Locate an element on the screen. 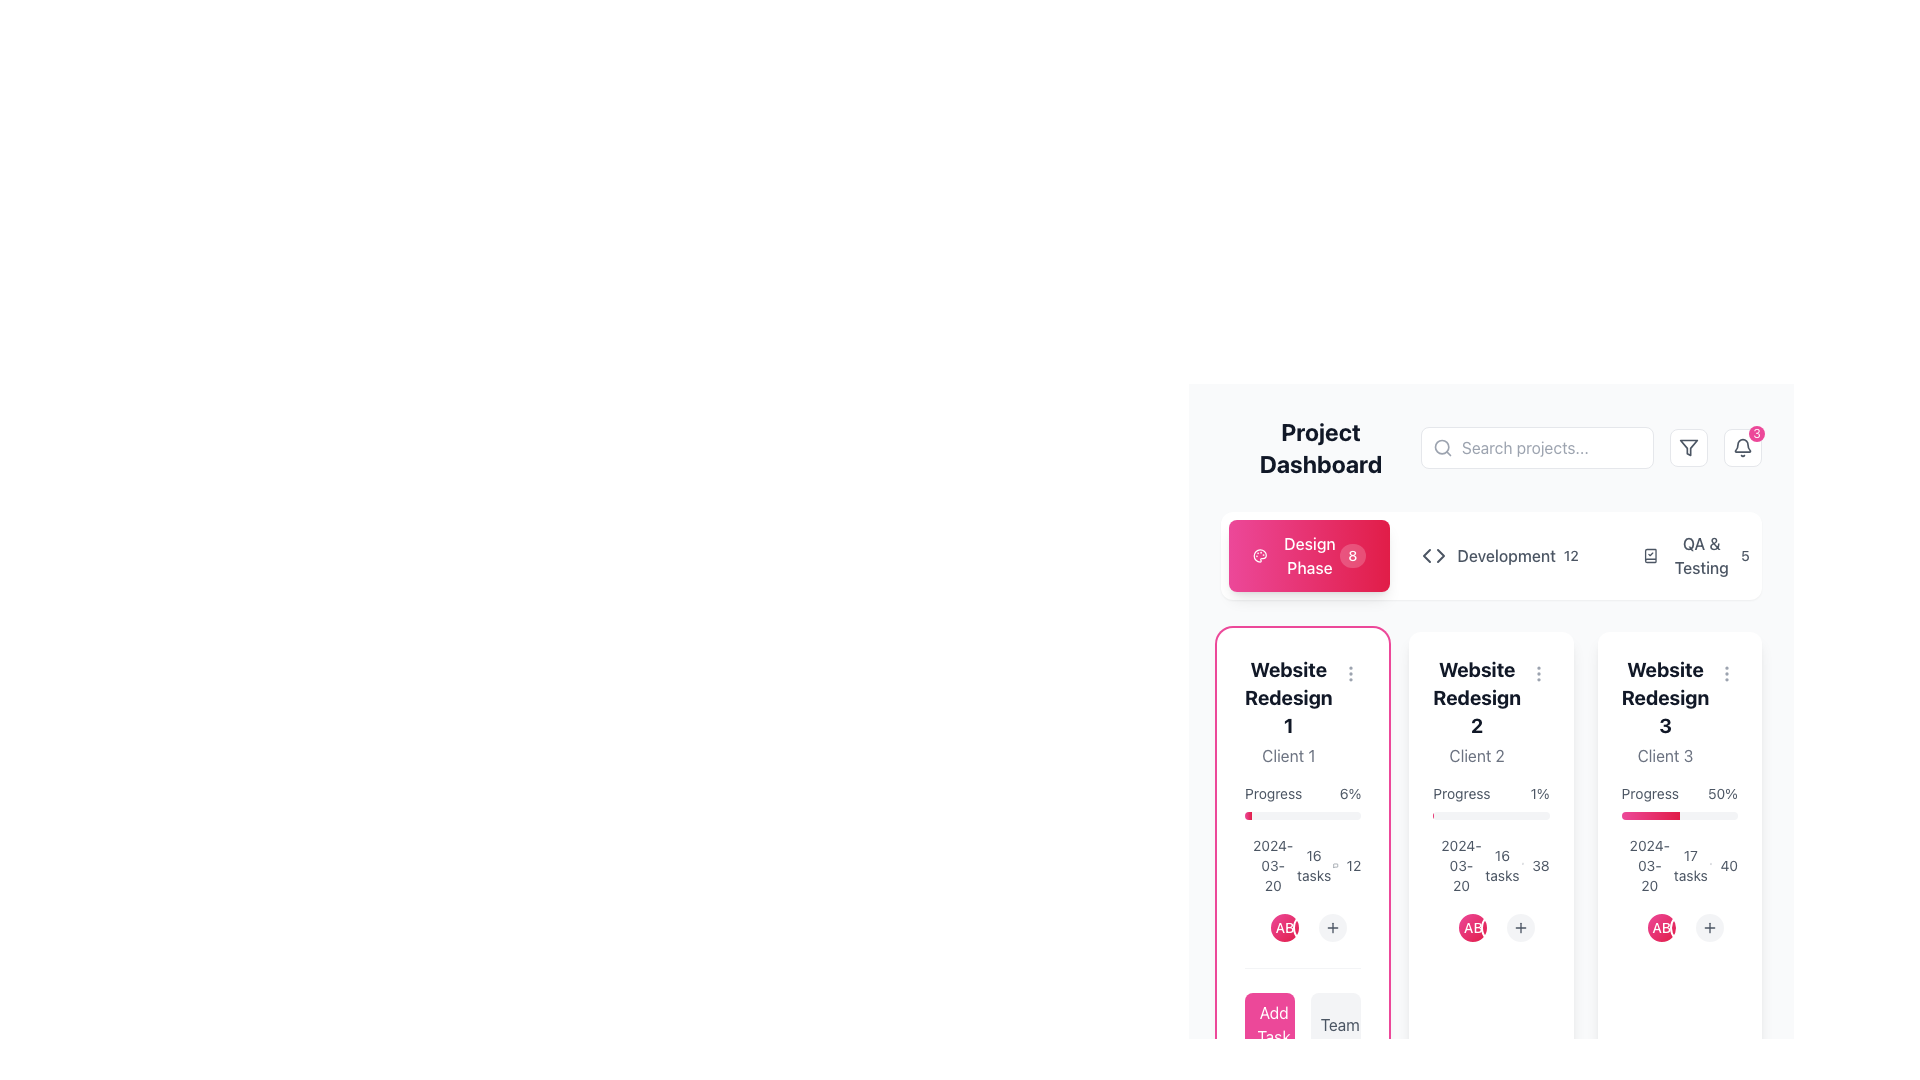 The image size is (1920, 1080). the circular icon displaying 'AB' with a gradient background from its current position is located at coordinates (1473, 928).